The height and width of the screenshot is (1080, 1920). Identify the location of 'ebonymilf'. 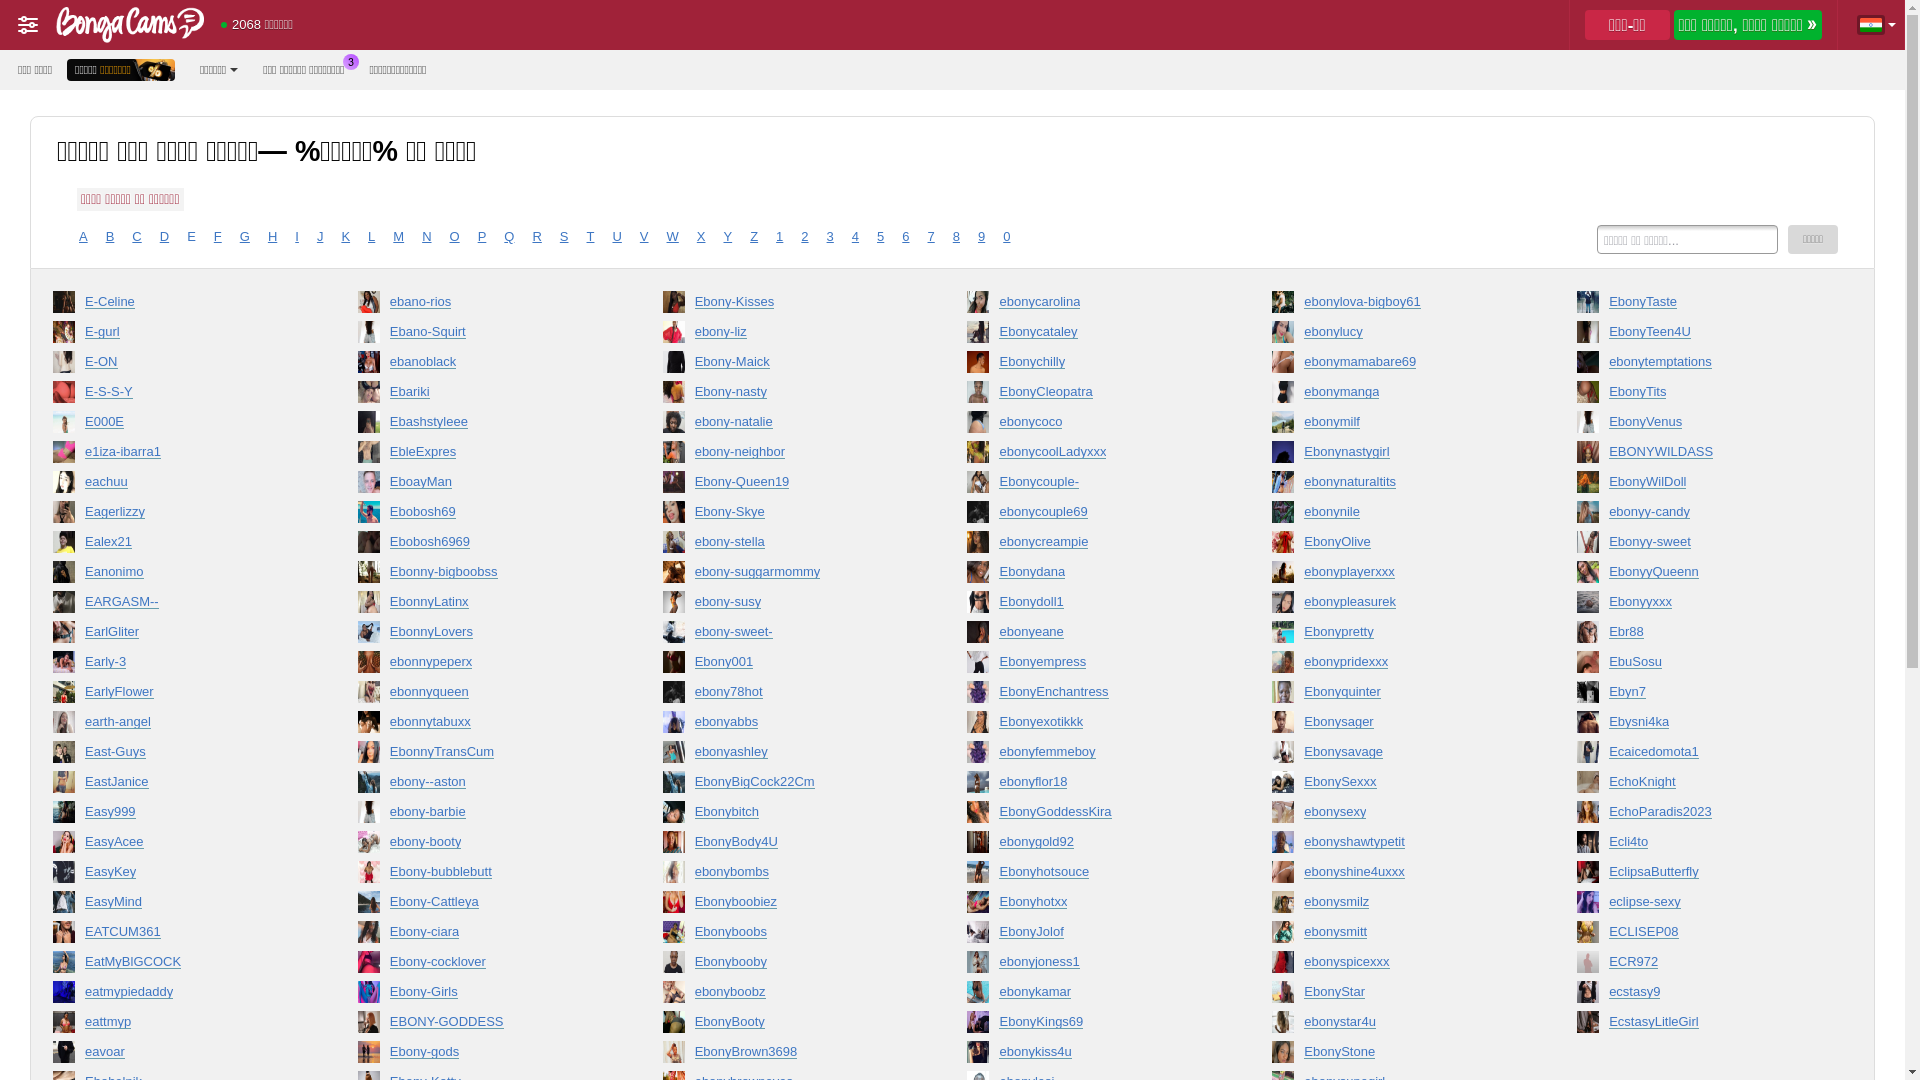
(1395, 424).